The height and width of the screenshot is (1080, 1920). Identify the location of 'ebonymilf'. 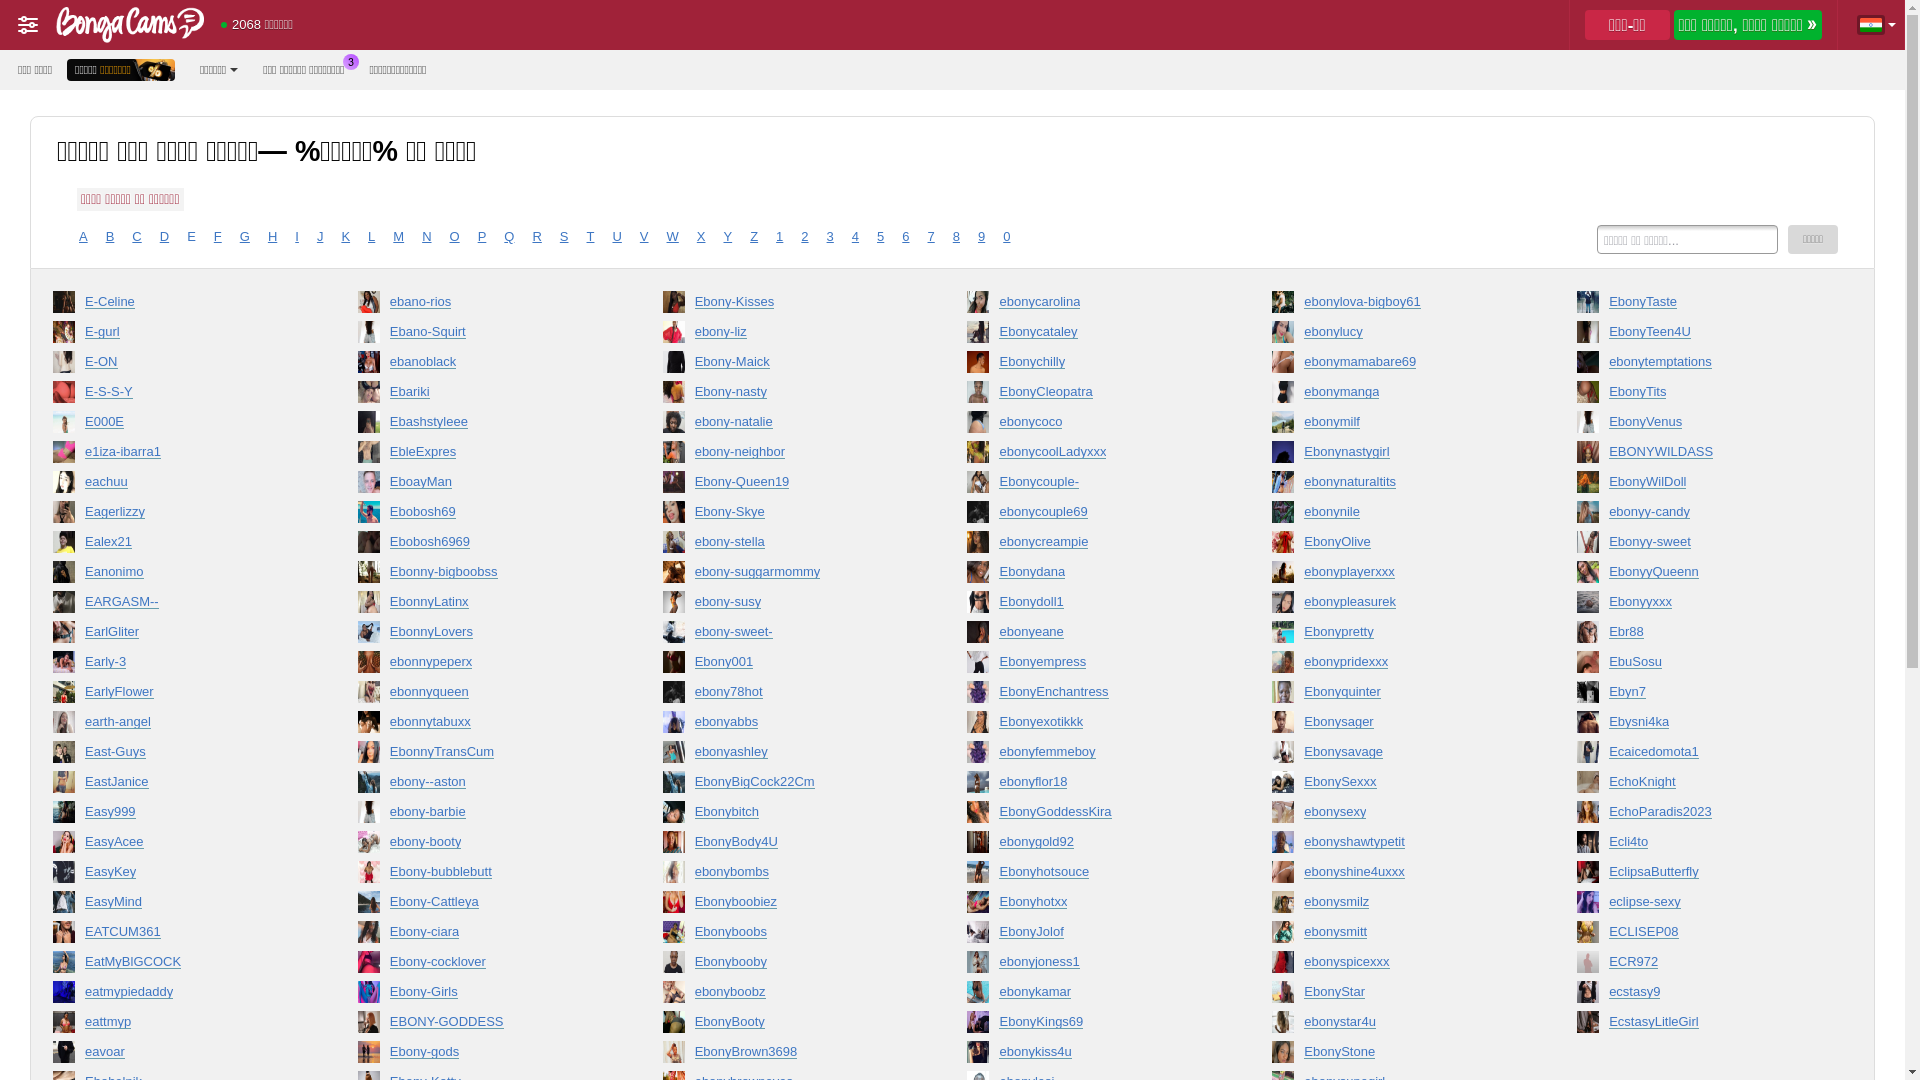
(1395, 424).